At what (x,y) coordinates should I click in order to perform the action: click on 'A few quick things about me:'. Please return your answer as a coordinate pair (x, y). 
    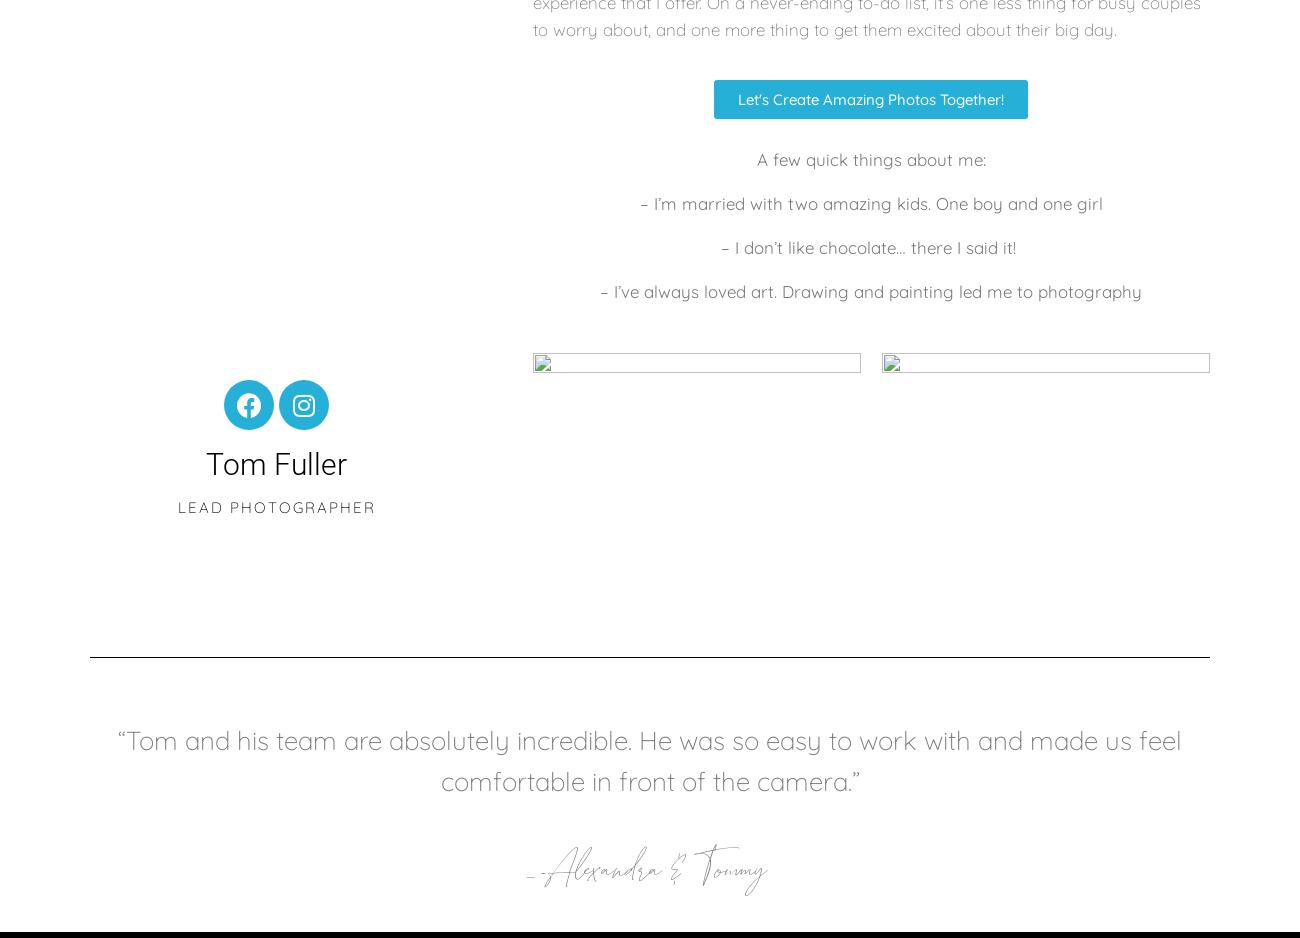
    Looking at the image, I should click on (755, 158).